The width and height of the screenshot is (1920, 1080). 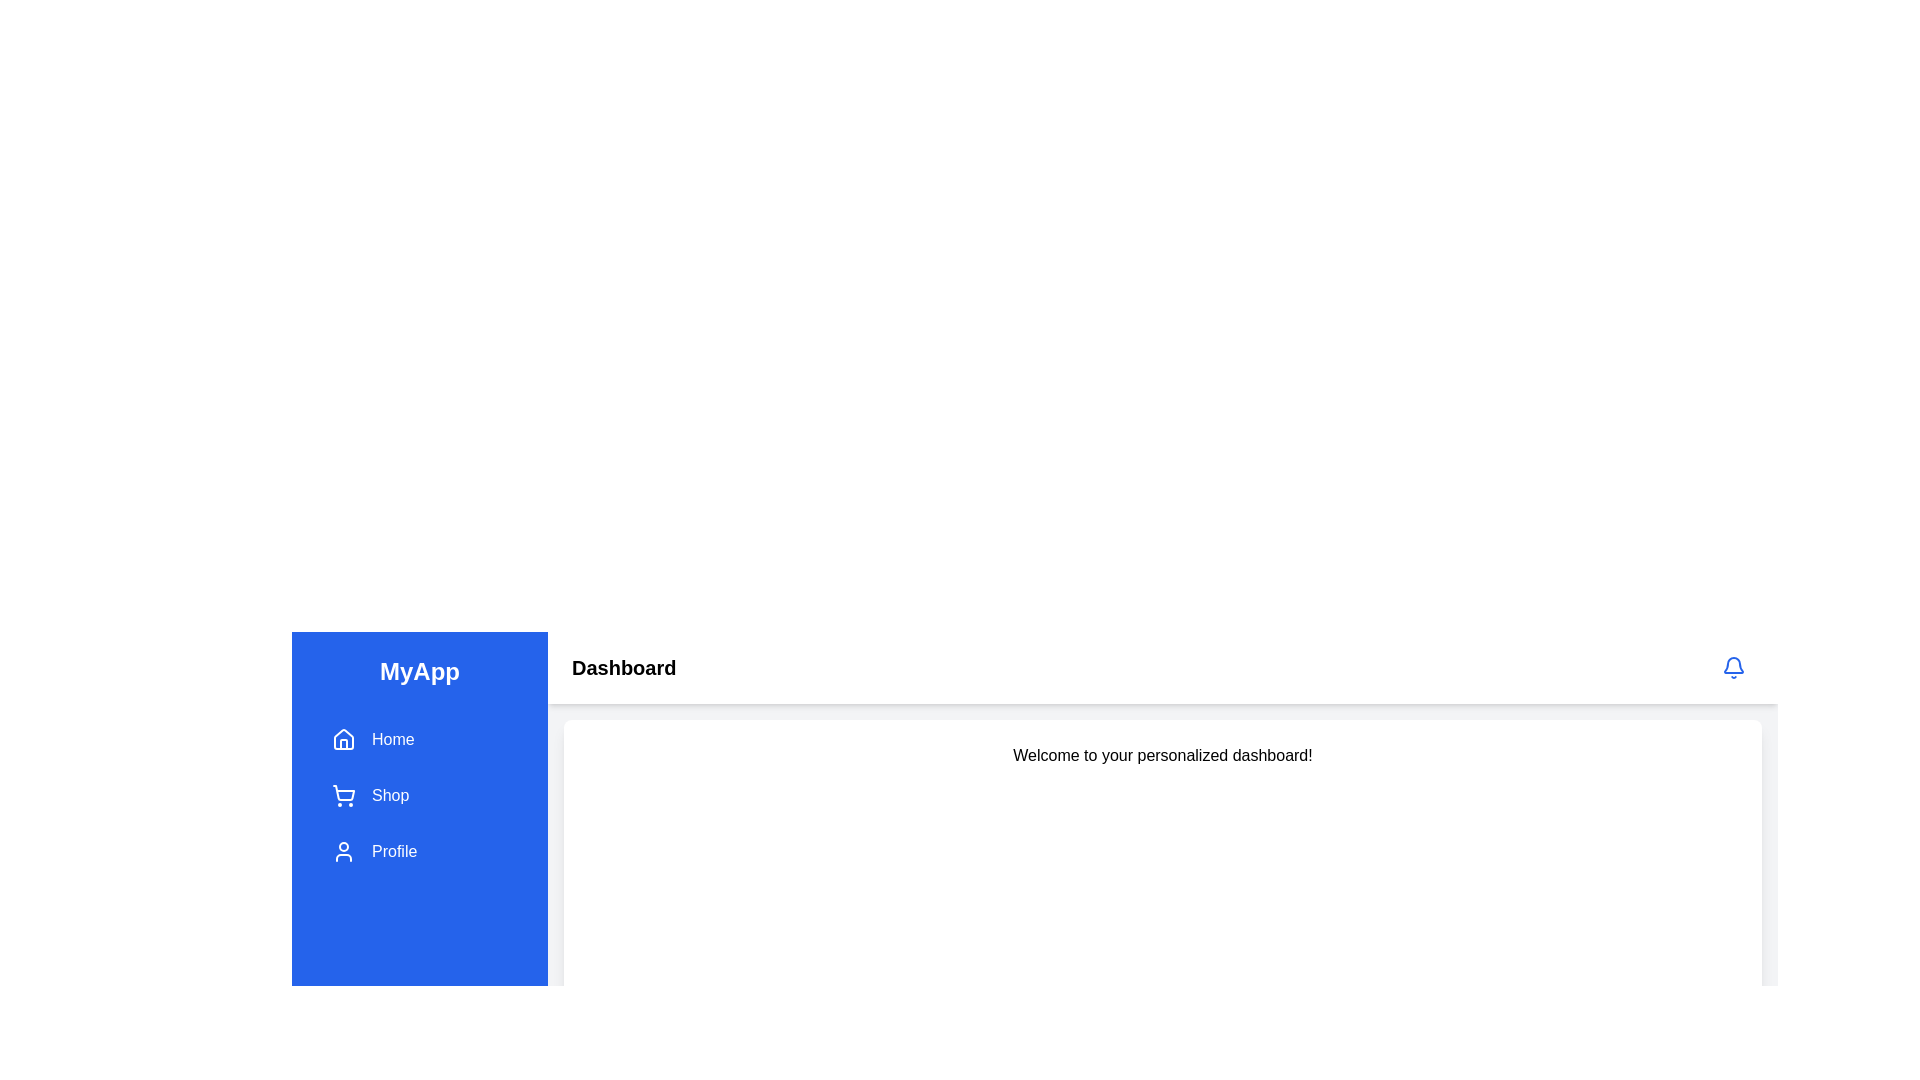 What do you see at coordinates (390, 794) in the screenshot?
I see `the text label for the navigation menu item related to shopping functionalities, located inside the second menu item of the vertical navigation panel, positioned to the right of the shopping cart icon and between 'Home' and 'Profile'` at bounding box center [390, 794].